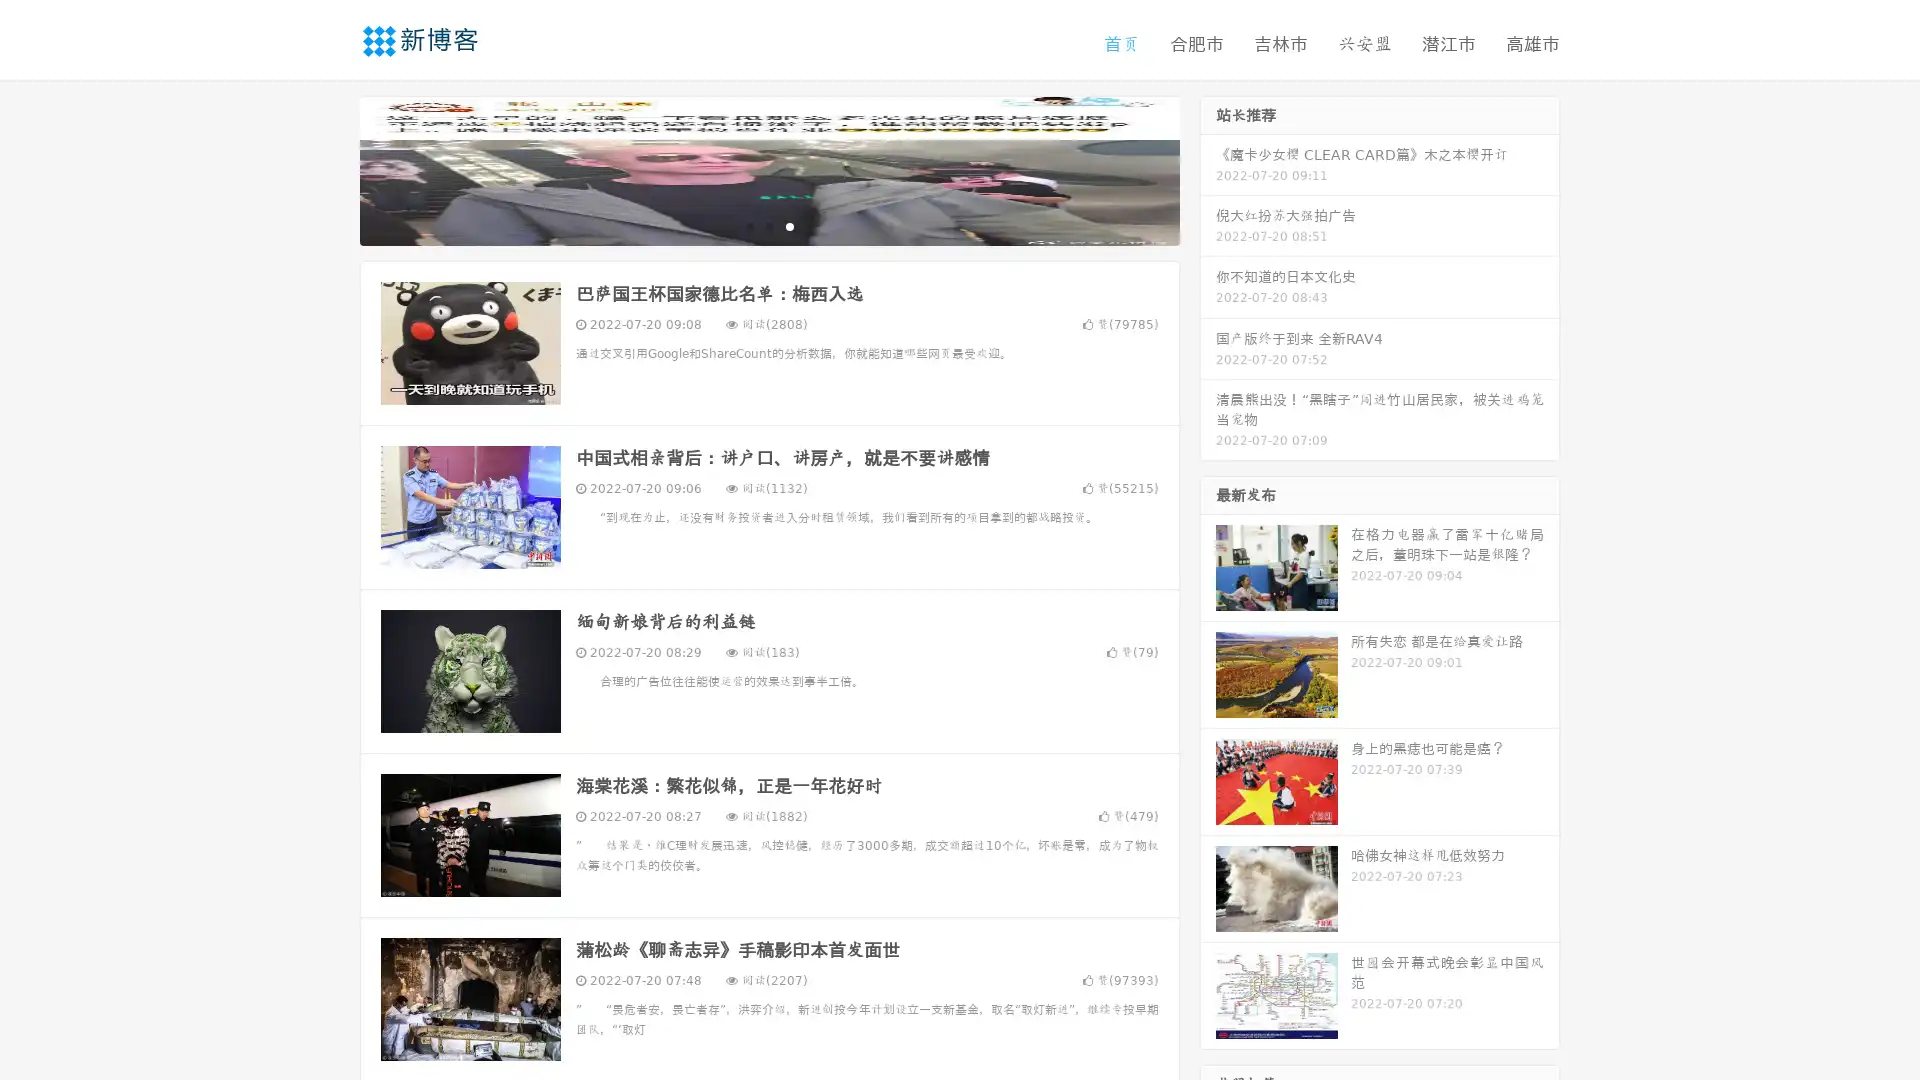 The width and height of the screenshot is (1920, 1080). What do you see at coordinates (330, 168) in the screenshot?
I see `Previous slide` at bounding box center [330, 168].